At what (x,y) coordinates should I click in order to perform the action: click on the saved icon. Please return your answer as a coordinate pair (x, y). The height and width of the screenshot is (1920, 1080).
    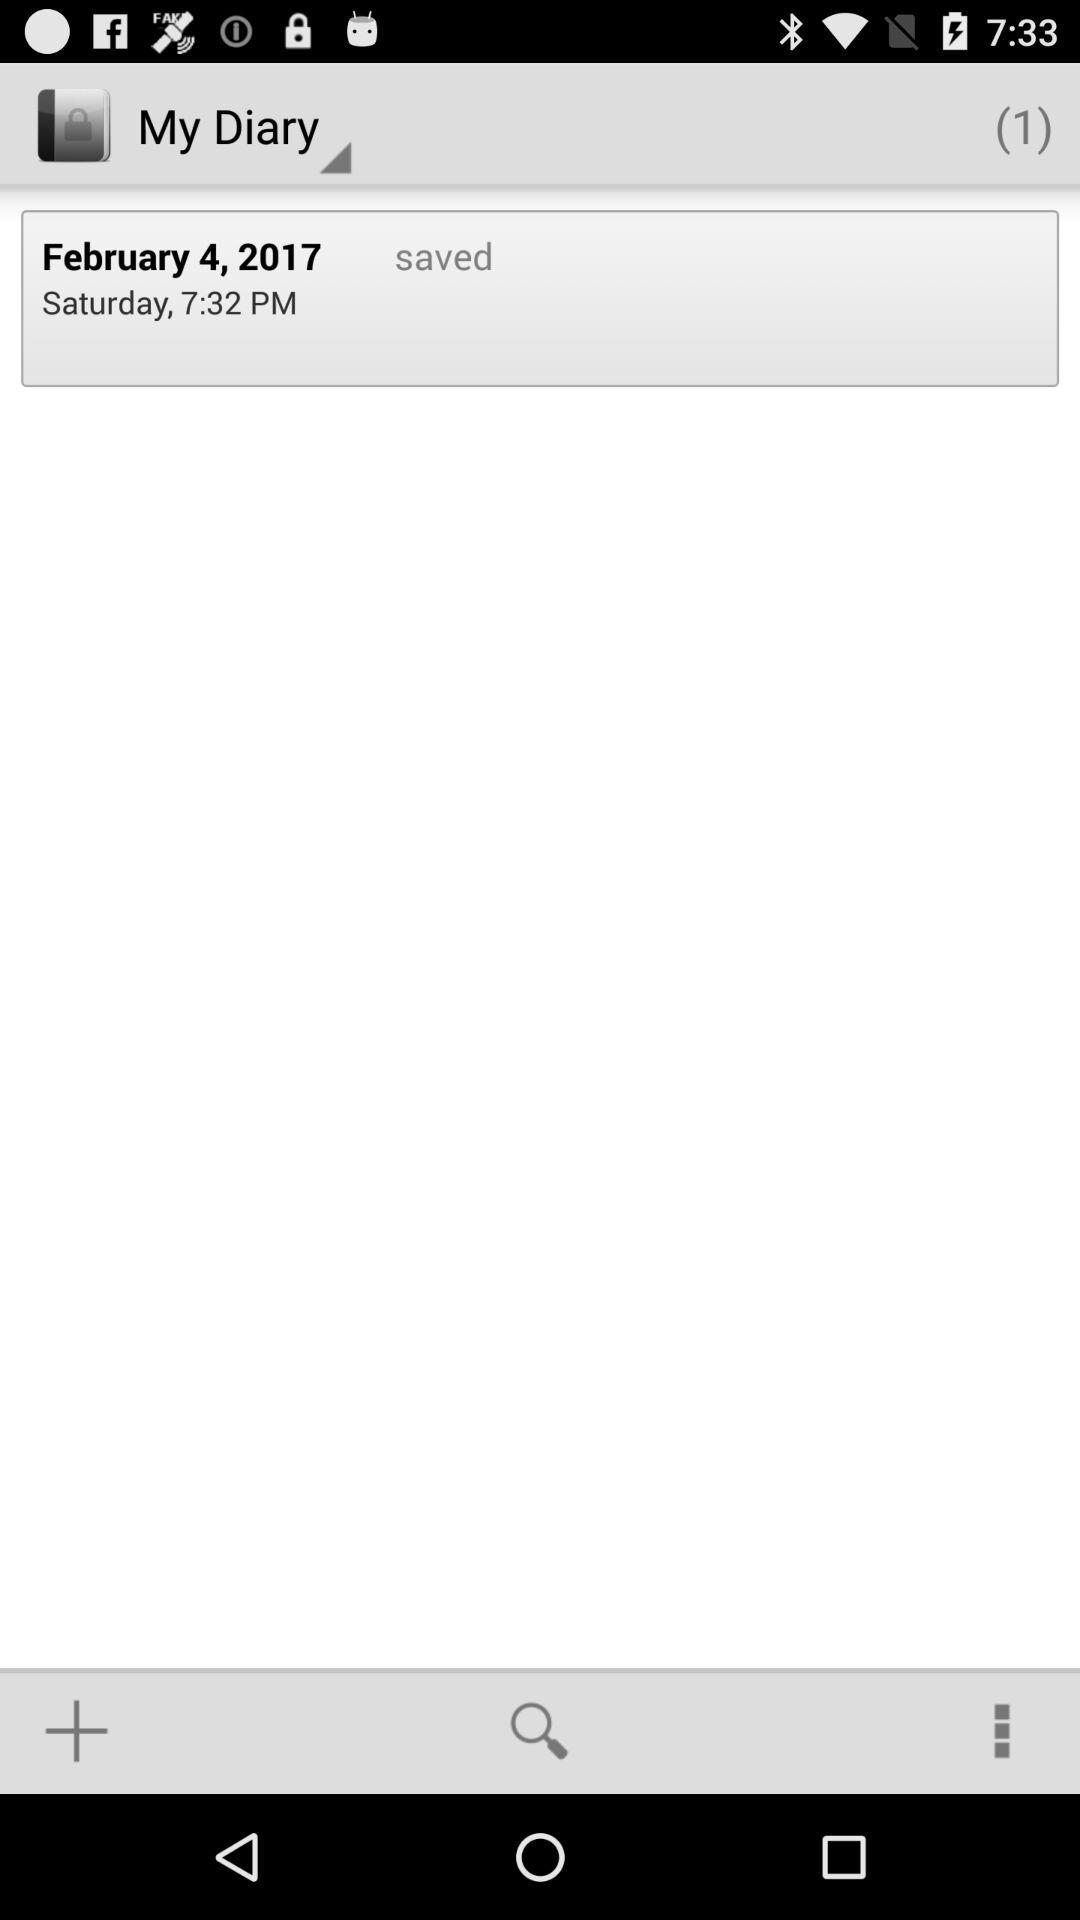
    Looking at the image, I should click on (422, 297).